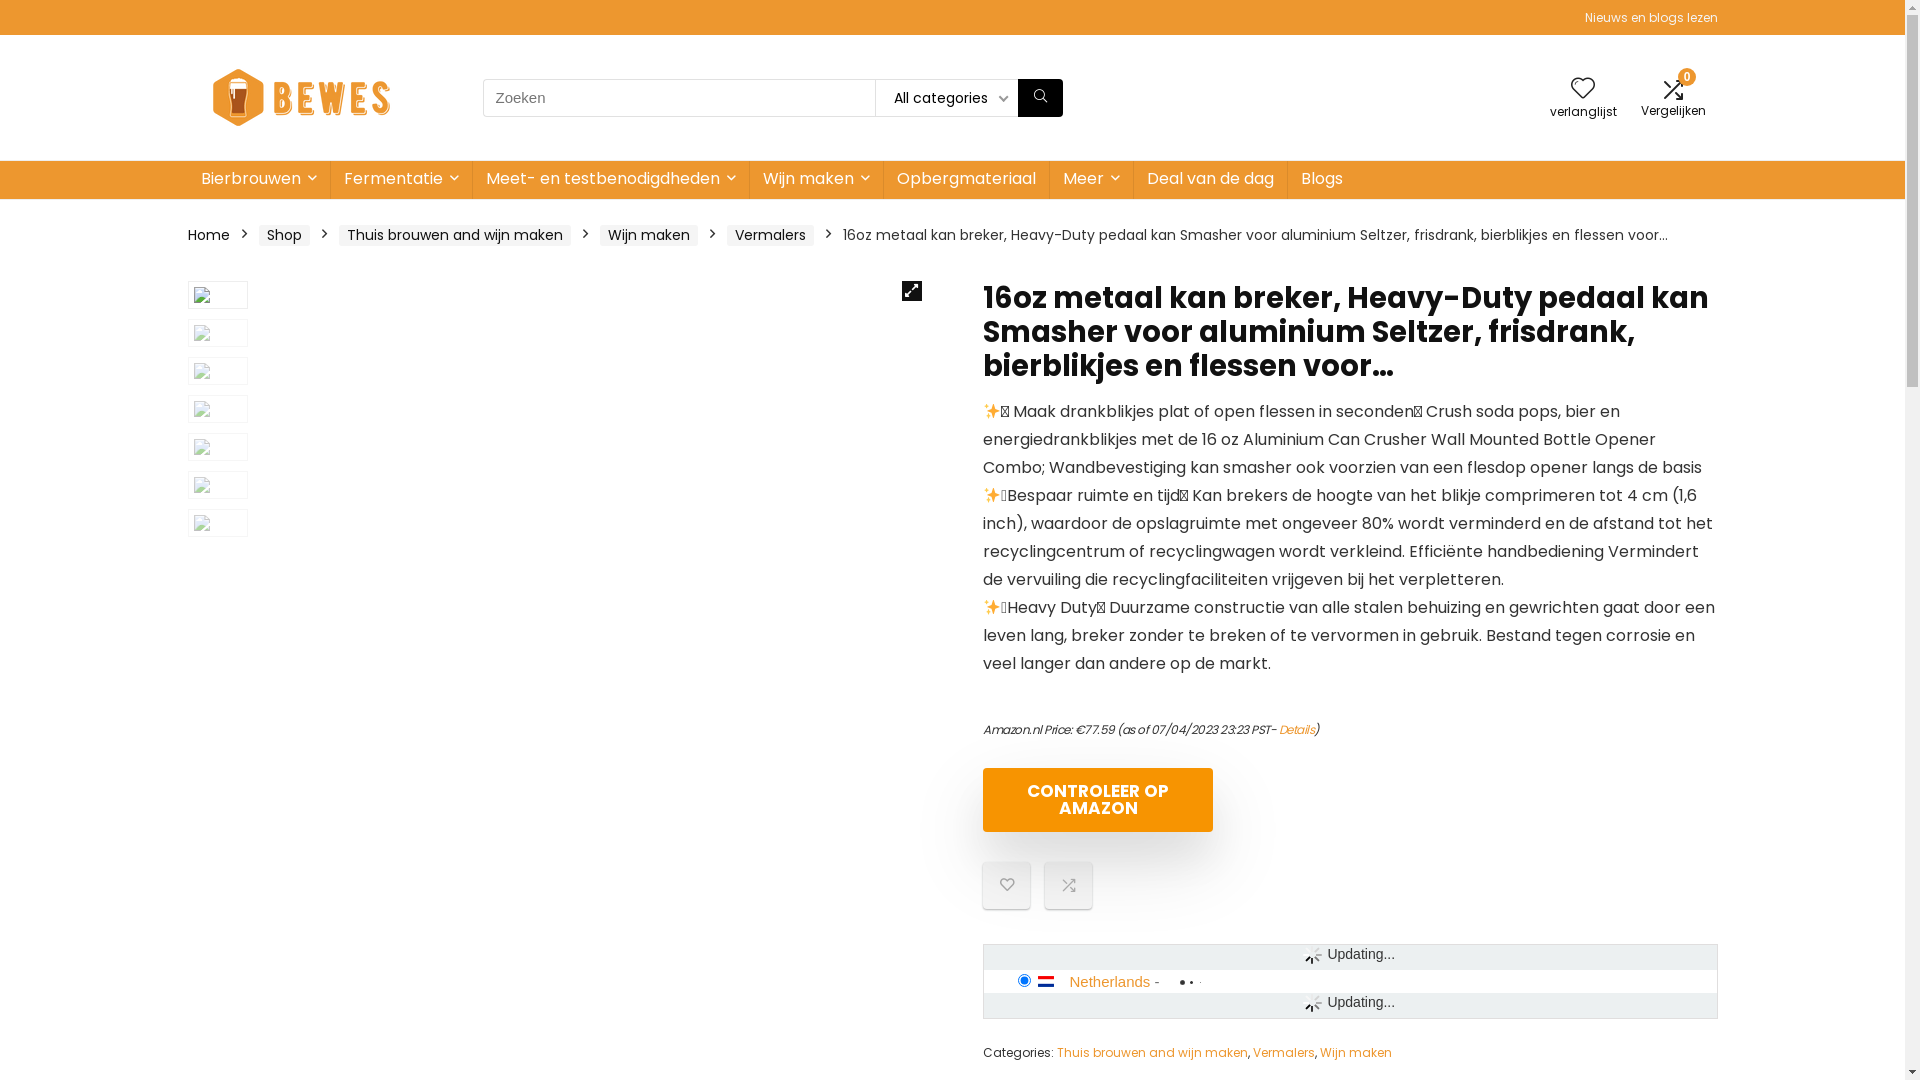 The width and height of the screenshot is (1920, 1080). Describe the element at coordinates (1209, 180) in the screenshot. I see `'Deal van de dag'` at that location.